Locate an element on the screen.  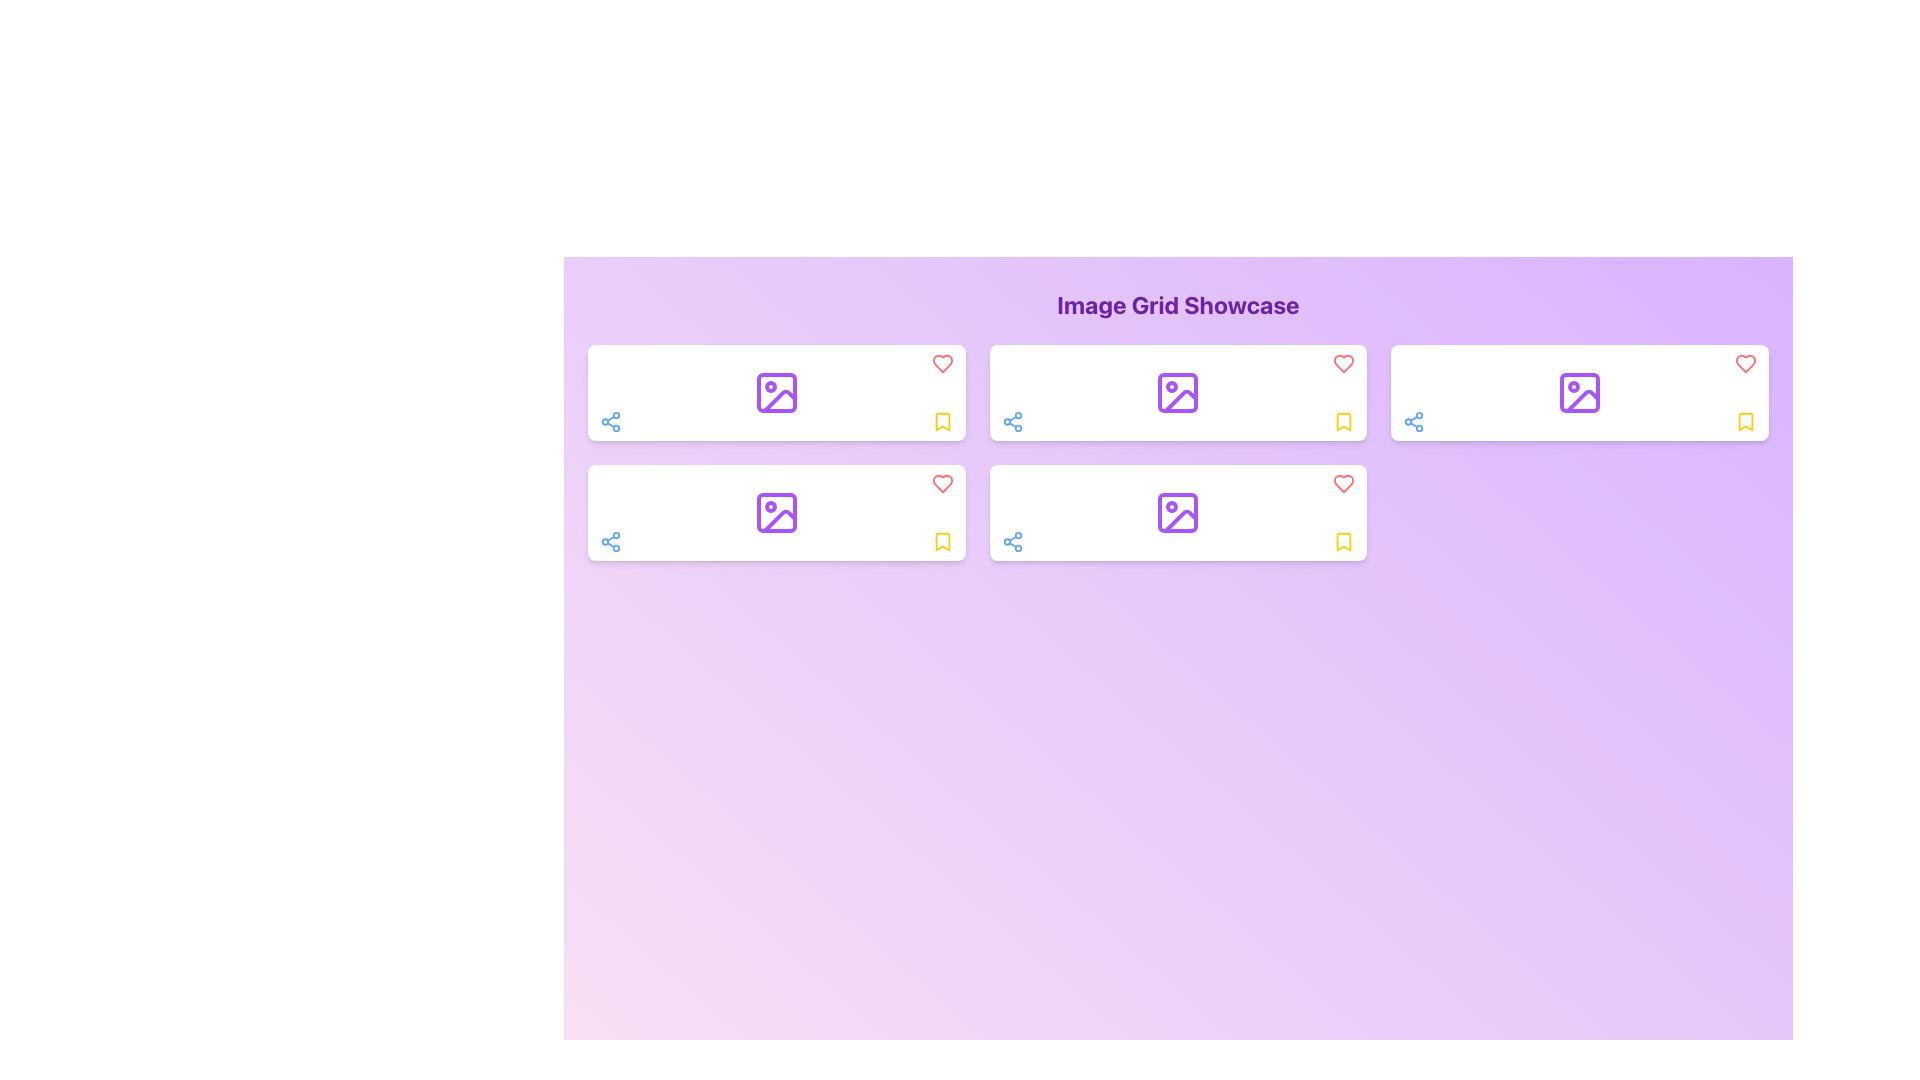
the heart icon button in the top-right corner of the second grid card in the second row is located at coordinates (941, 483).